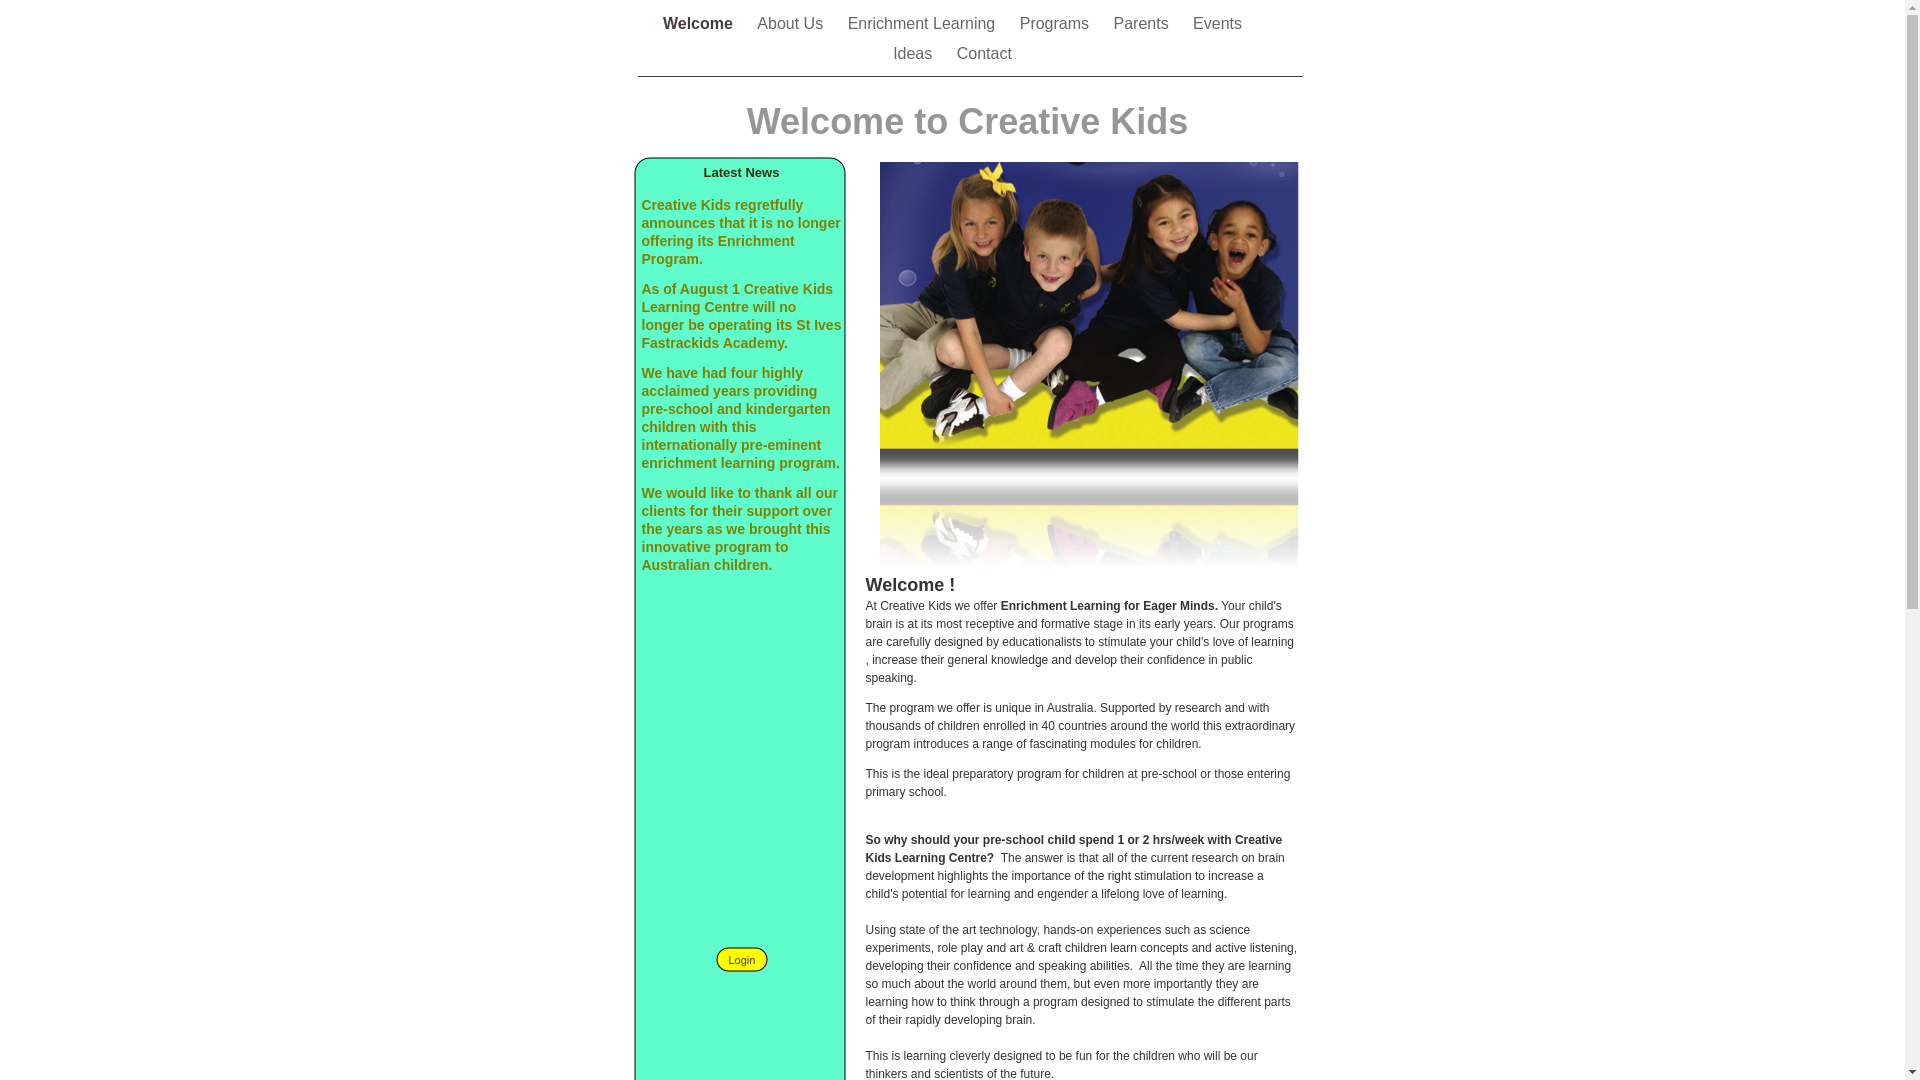  What do you see at coordinates (914, 52) in the screenshot?
I see `'Ideas'` at bounding box center [914, 52].